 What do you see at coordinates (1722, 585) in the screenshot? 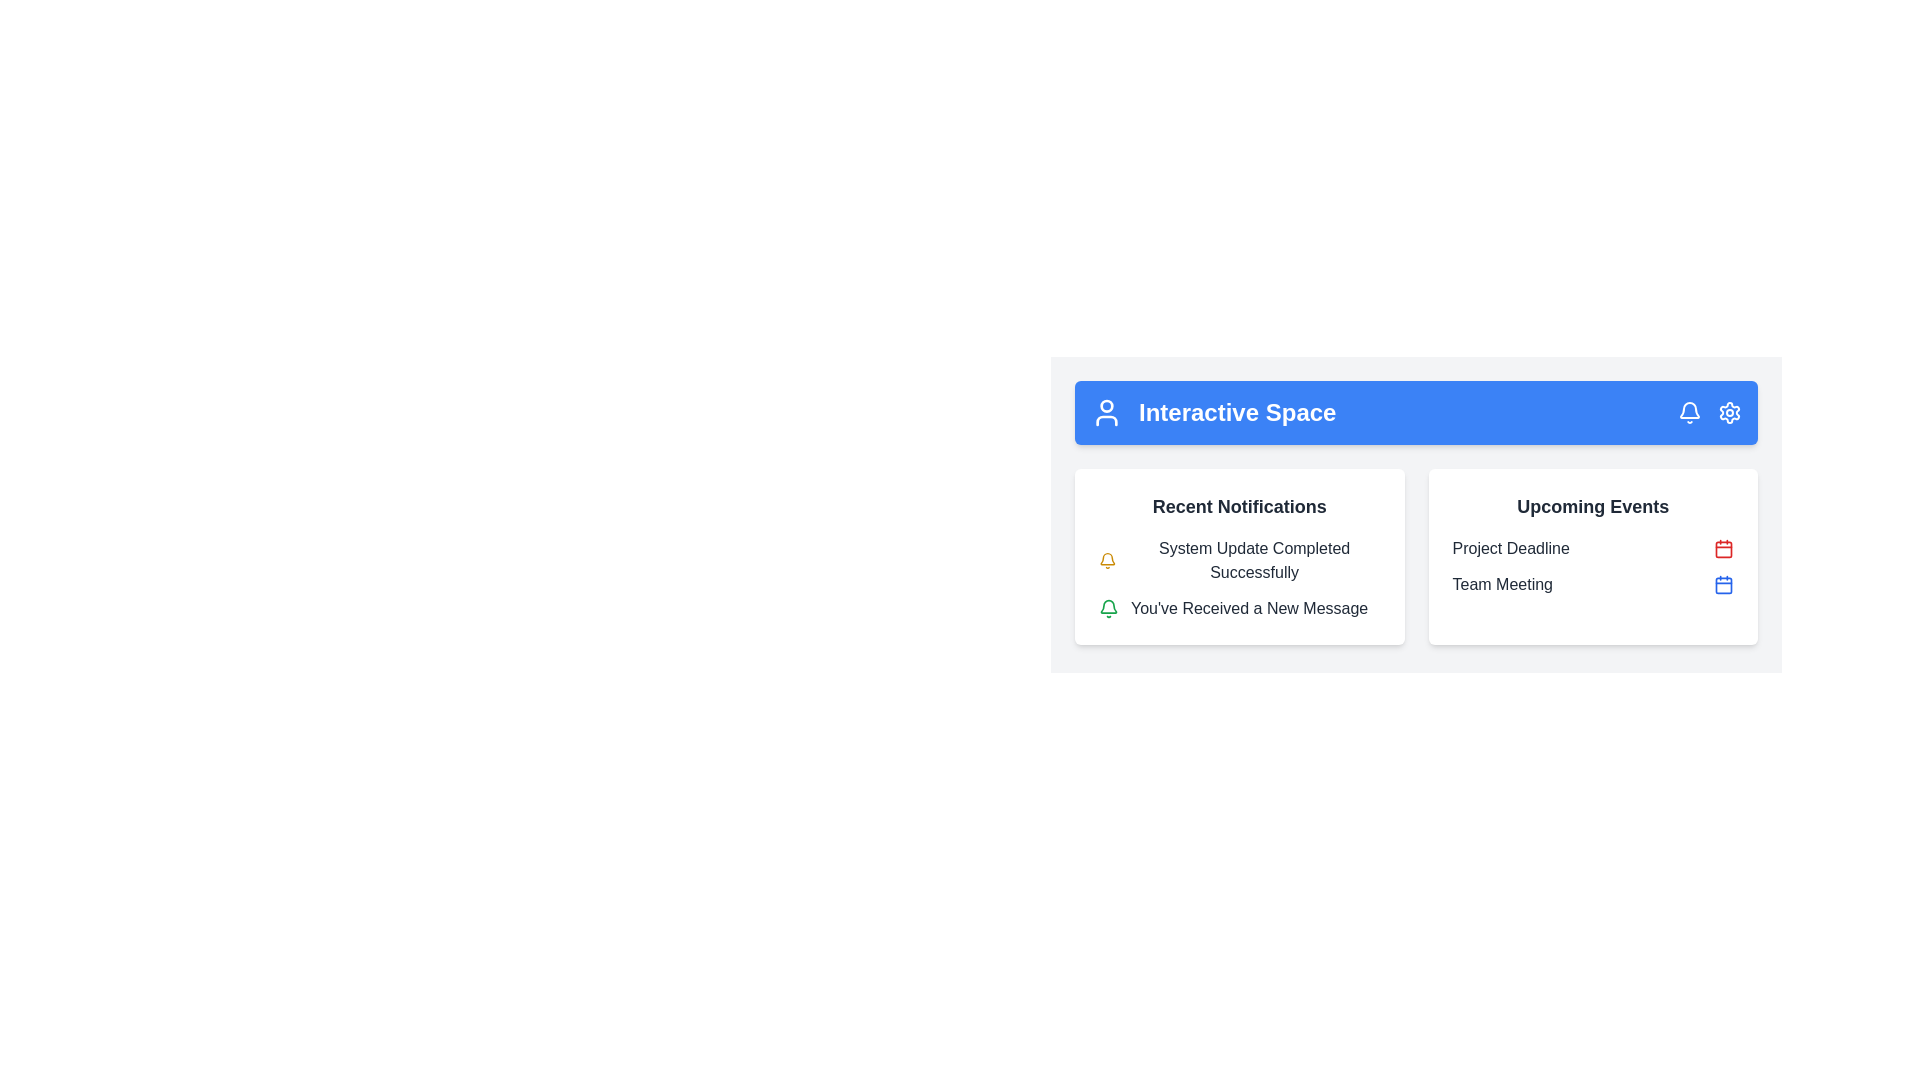
I see `the second calendar icon located to the far right of the 'Team Meeting' text in the 'Upcoming Events' section` at bounding box center [1722, 585].